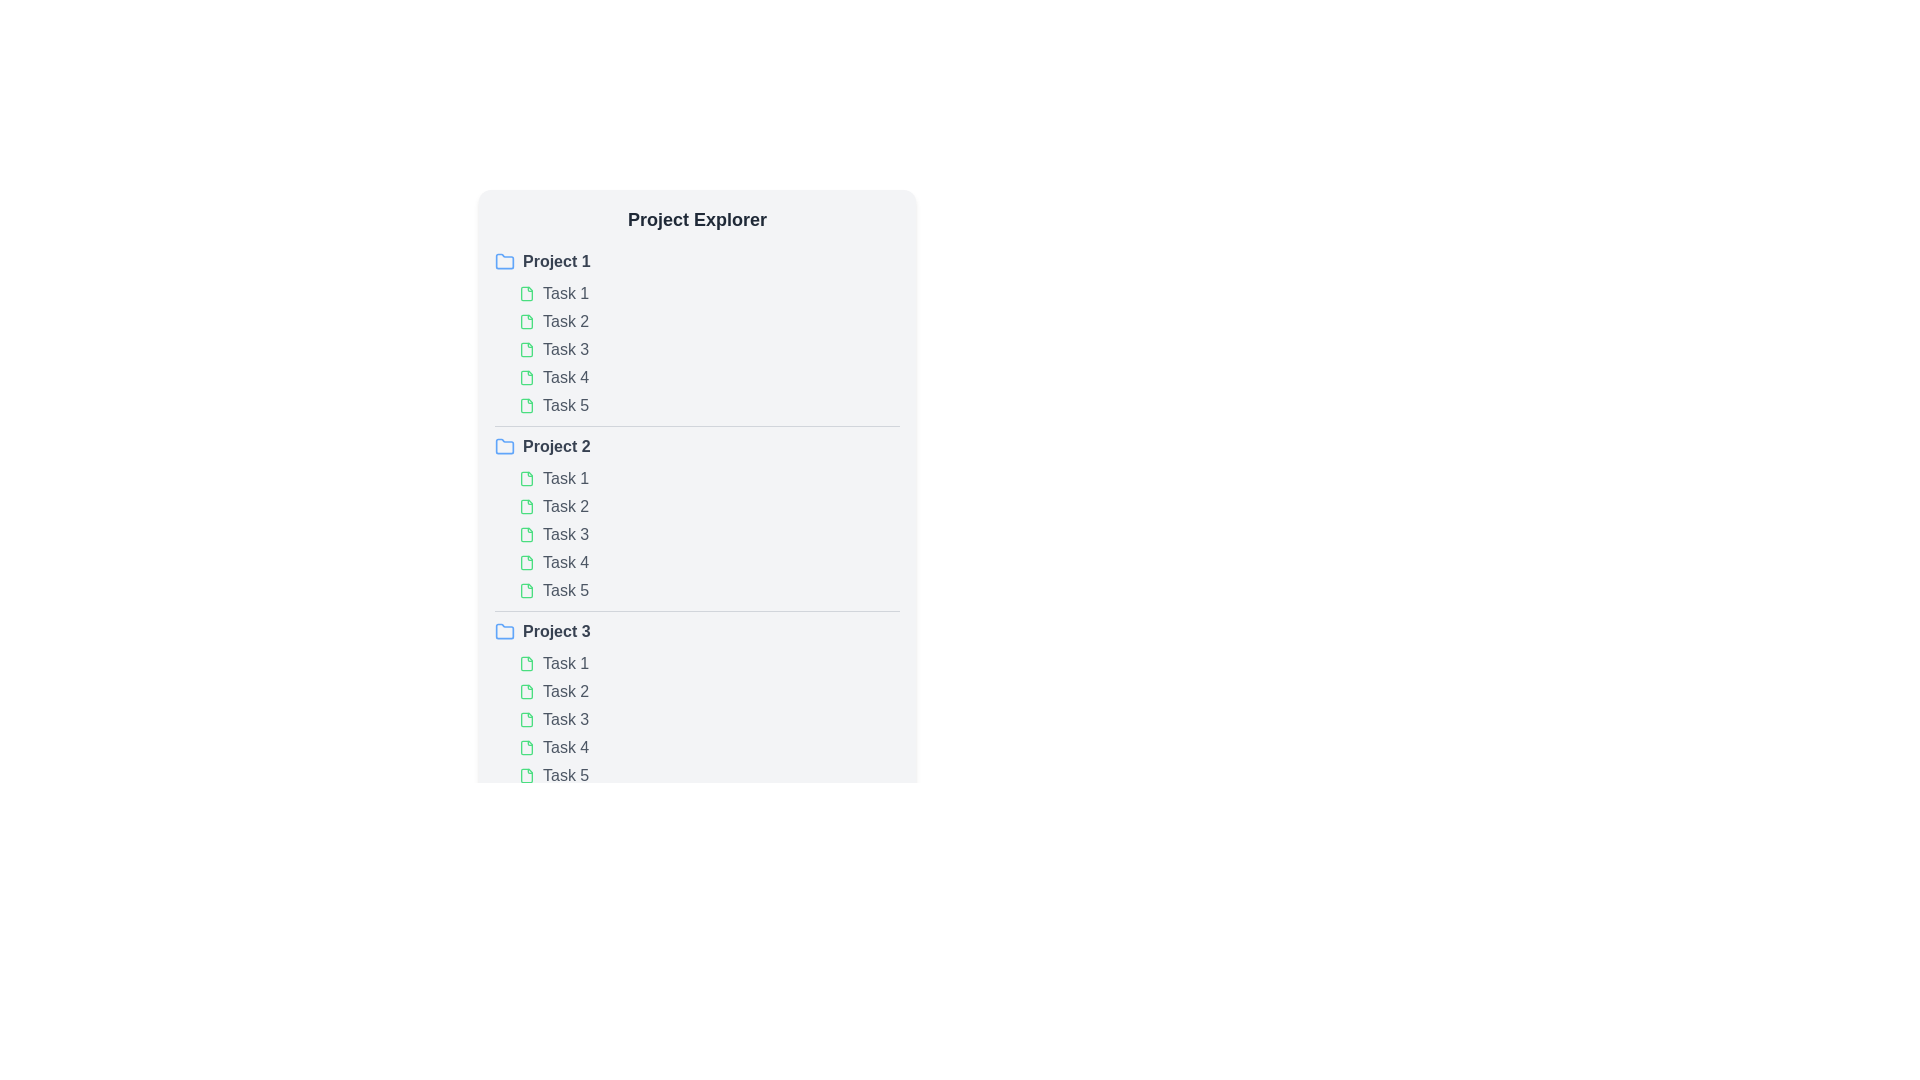 This screenshot has height=1080, width=1920. I want to click on the green document icon representing a completed file in the task listing under 'Project 3', specifically aligned with 'Task 5', so click(527, 774).